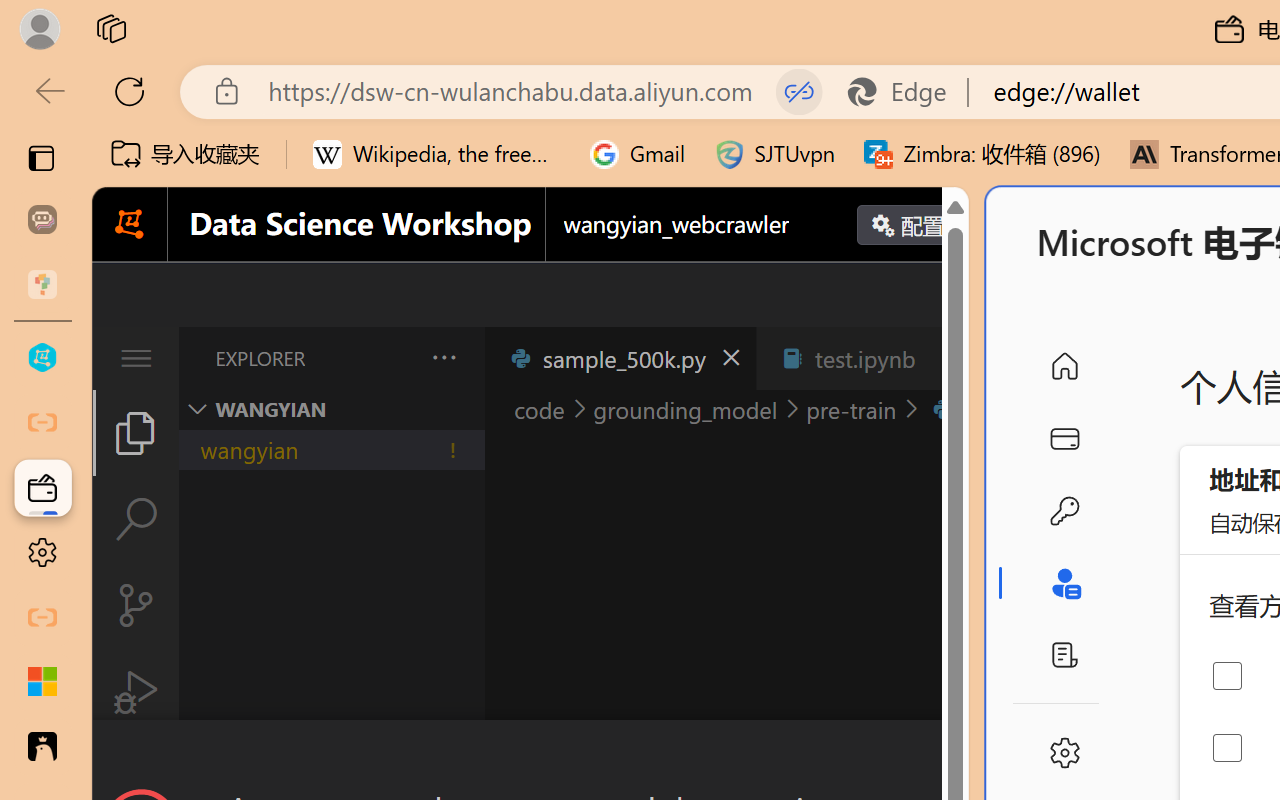 The image size is (1280, 800). What do you see at coordinates (134, 518) in the screenshot?
I see `'Search (Ctrl+Shift+F)'` at bounding box center [134, 518].